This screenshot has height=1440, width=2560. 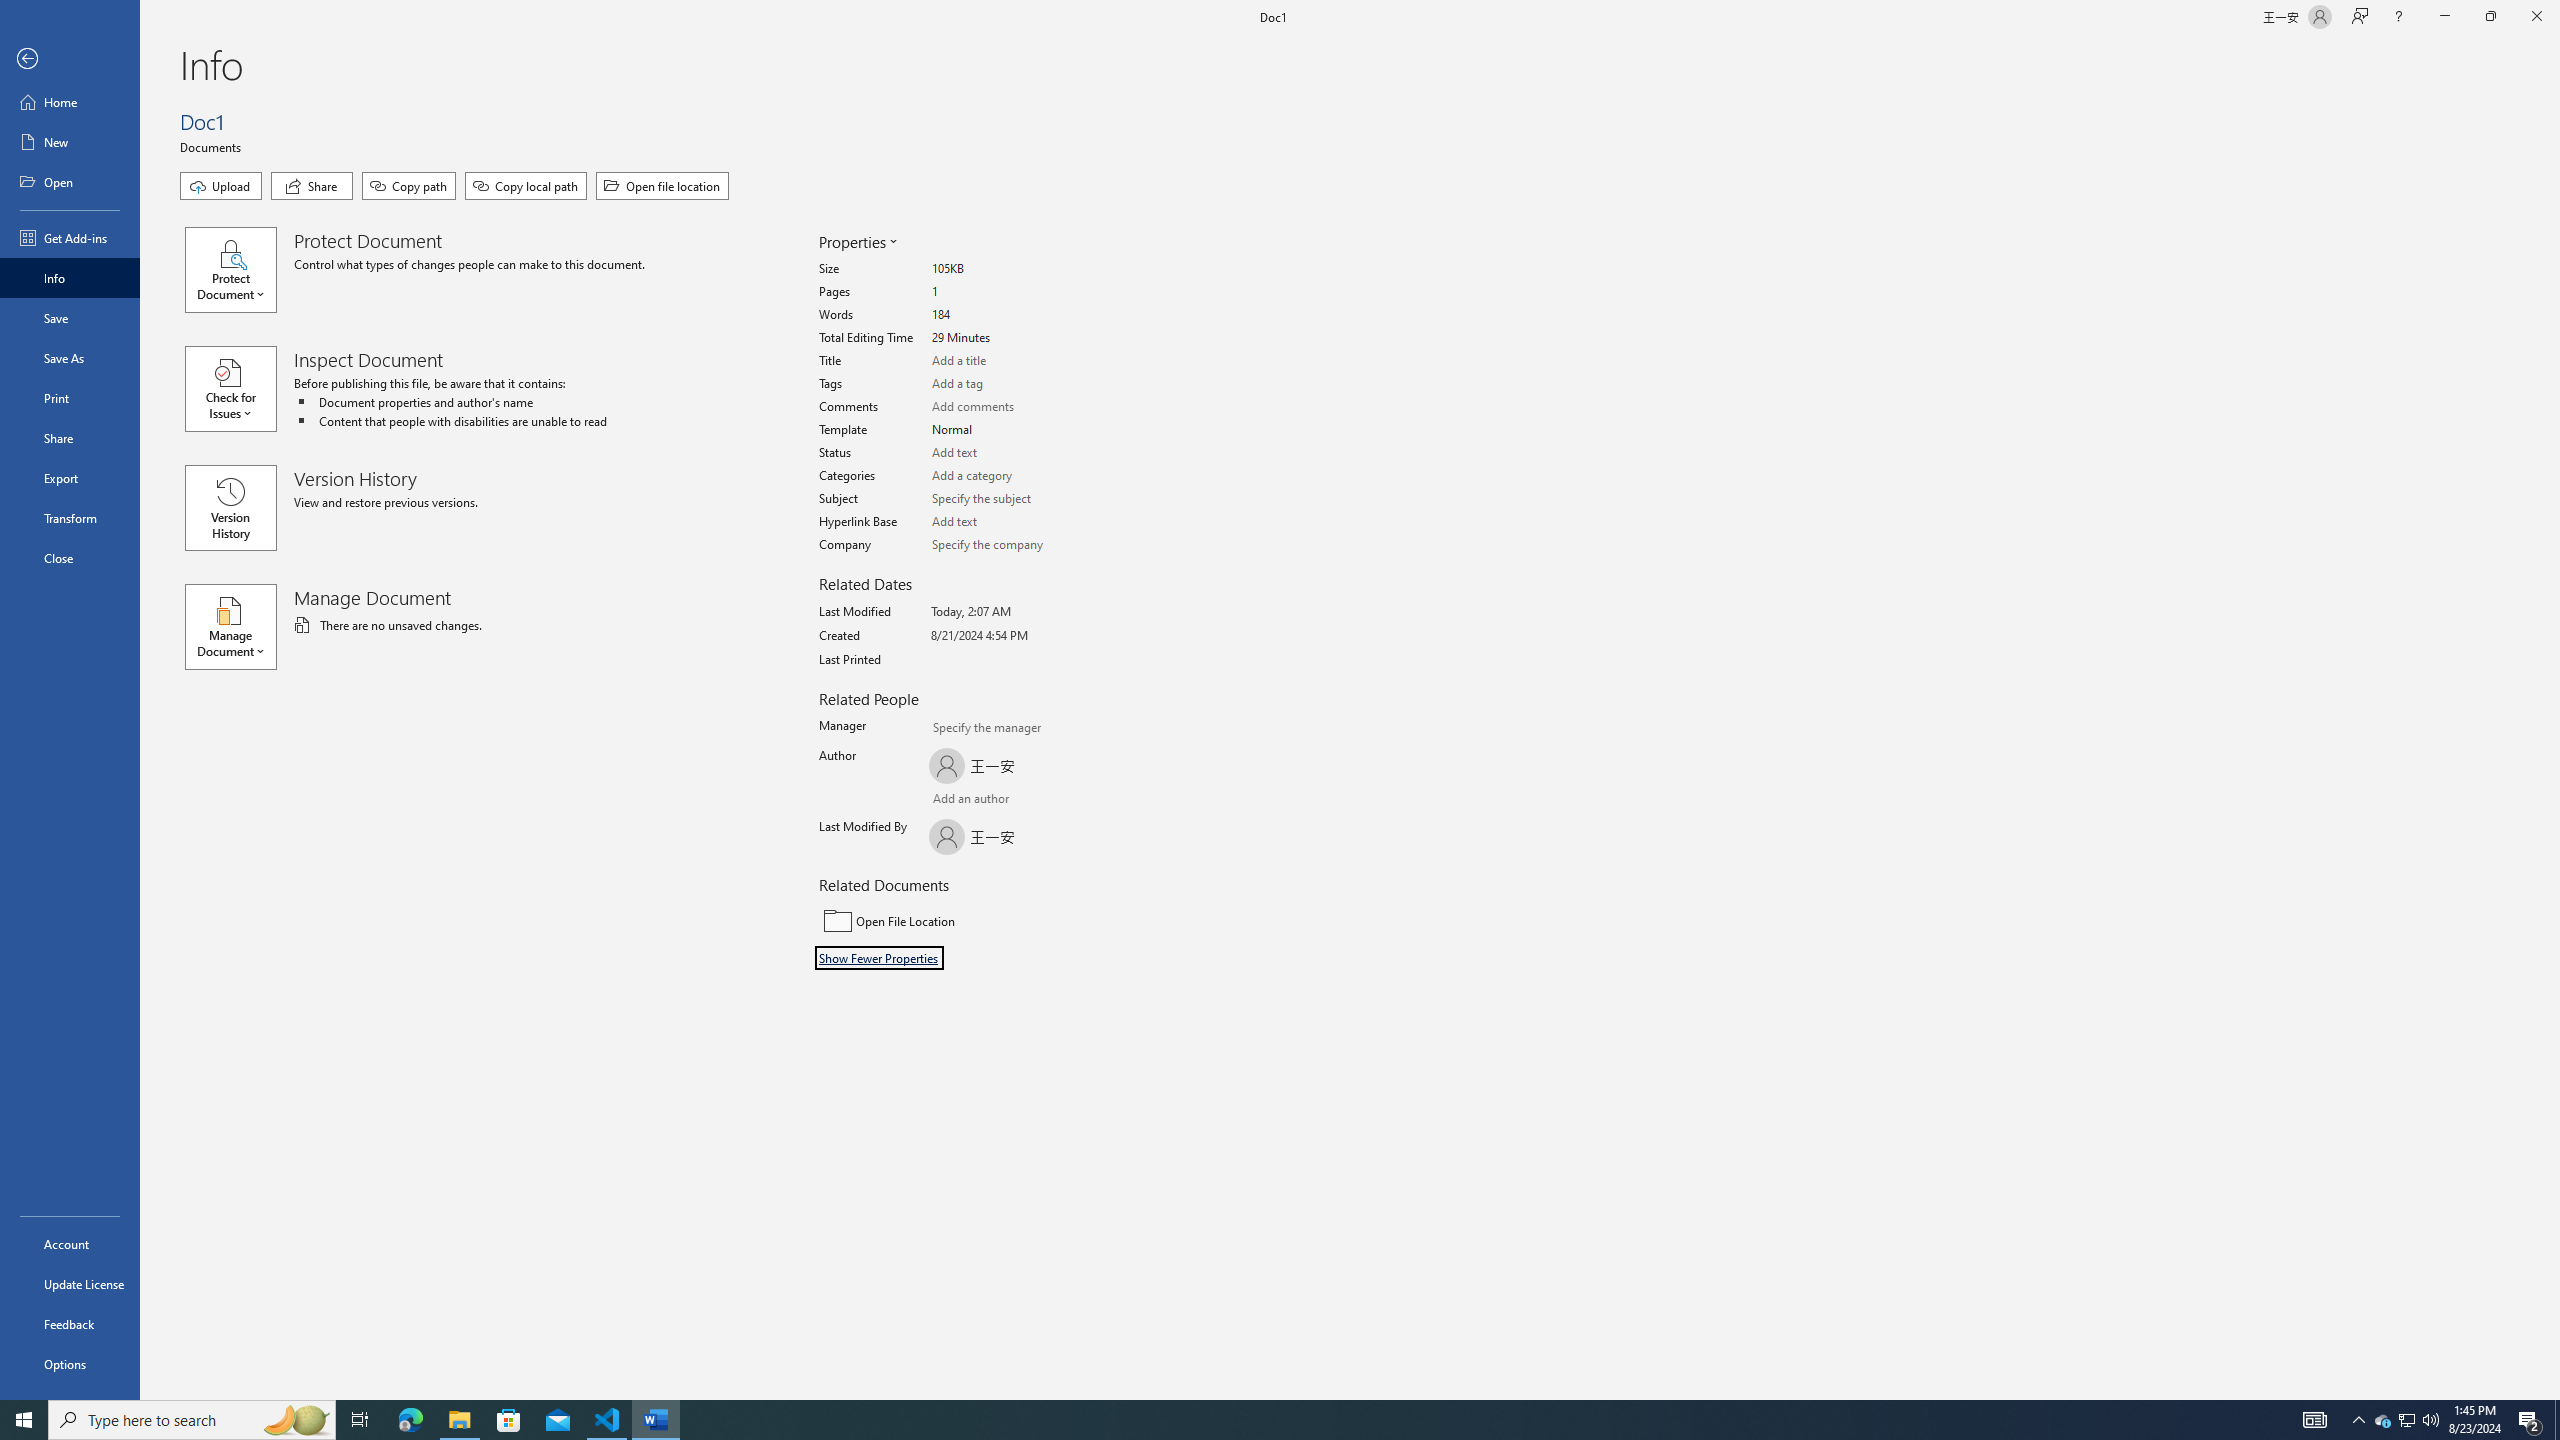 What do you see at coordinates (2443, 16) in the screenshot?
I see `'Minimize'` at bounding box center [2443, 16].